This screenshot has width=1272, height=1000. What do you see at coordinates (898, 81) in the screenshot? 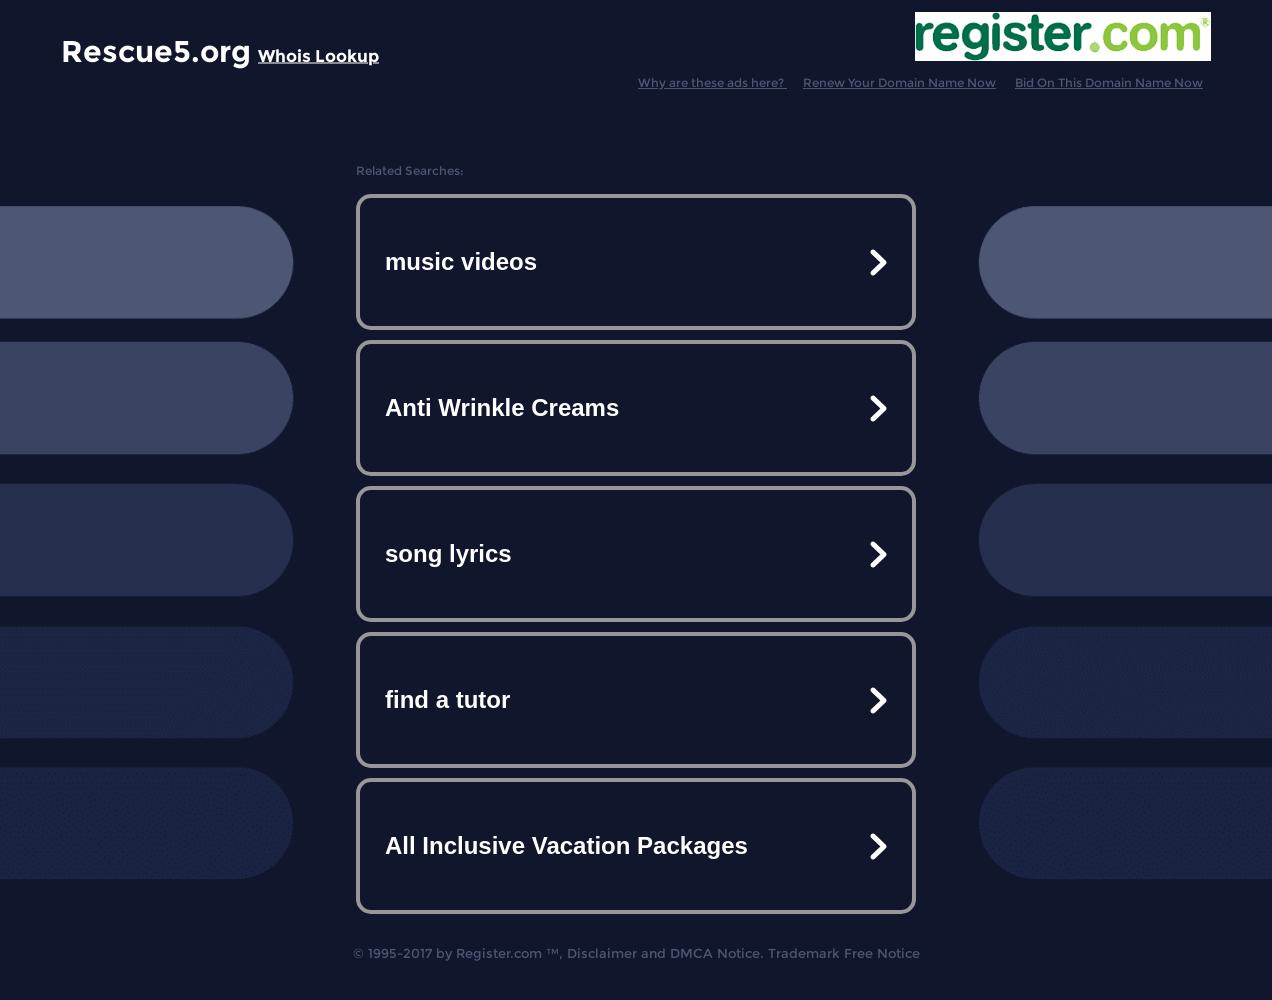
I see `'Renew Your Domain Name Now'` at bounding box center [898, 81].